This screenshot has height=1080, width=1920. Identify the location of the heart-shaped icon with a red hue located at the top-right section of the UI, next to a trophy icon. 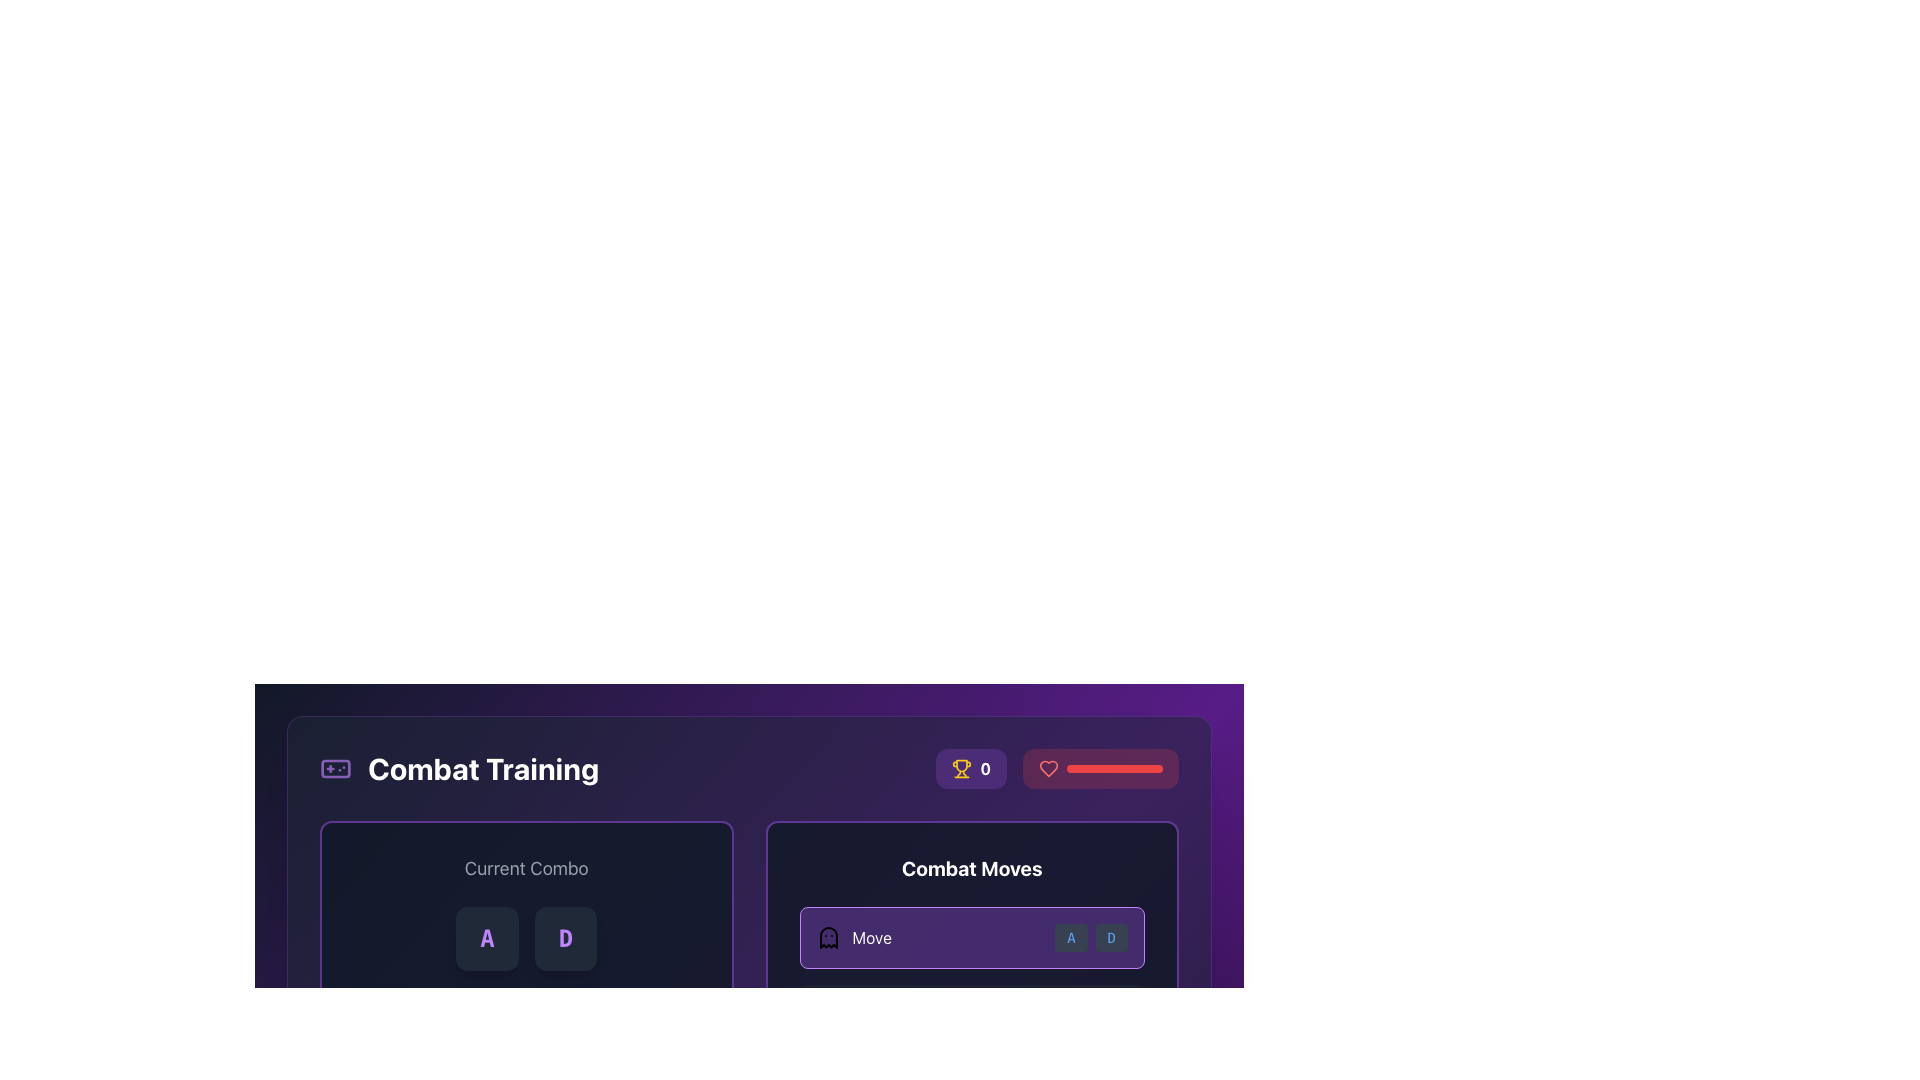
(1048, 767).